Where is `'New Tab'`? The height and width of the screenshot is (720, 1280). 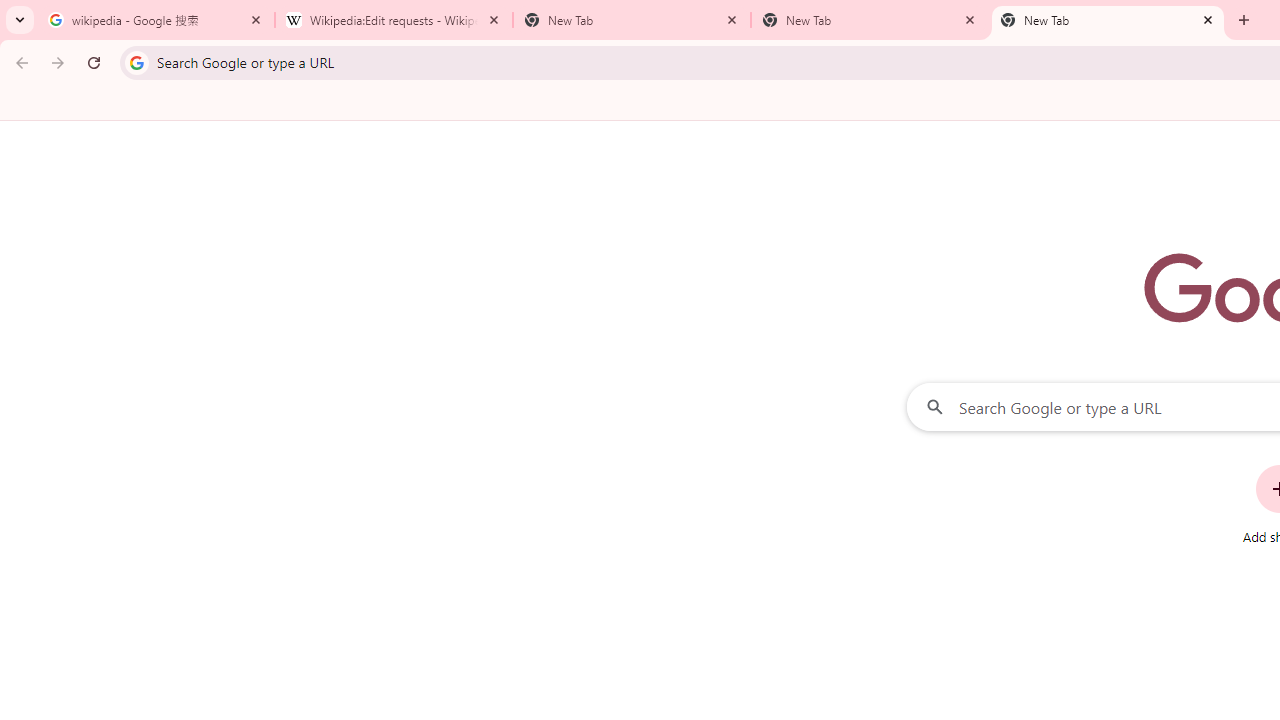
'New Tab' is located at coordinates (1107, 20).